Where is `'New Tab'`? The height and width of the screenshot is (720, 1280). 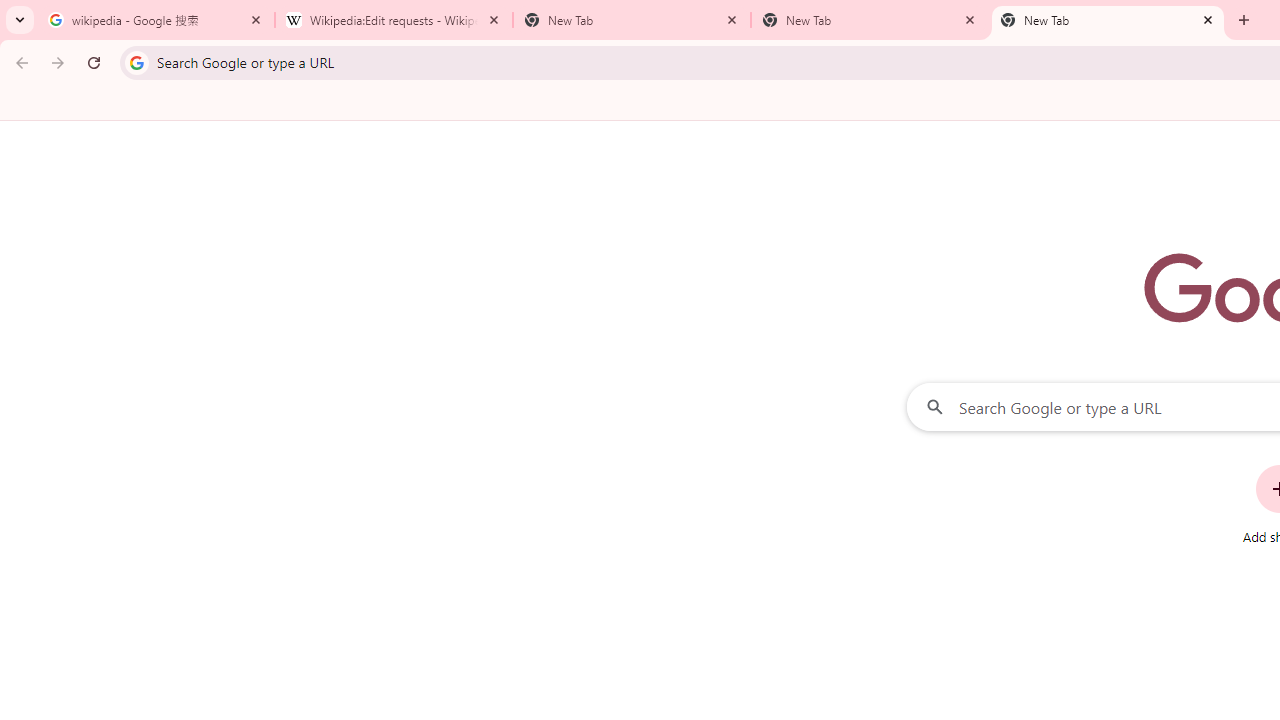
'New Tab' is located at coordinates (1107, 20).